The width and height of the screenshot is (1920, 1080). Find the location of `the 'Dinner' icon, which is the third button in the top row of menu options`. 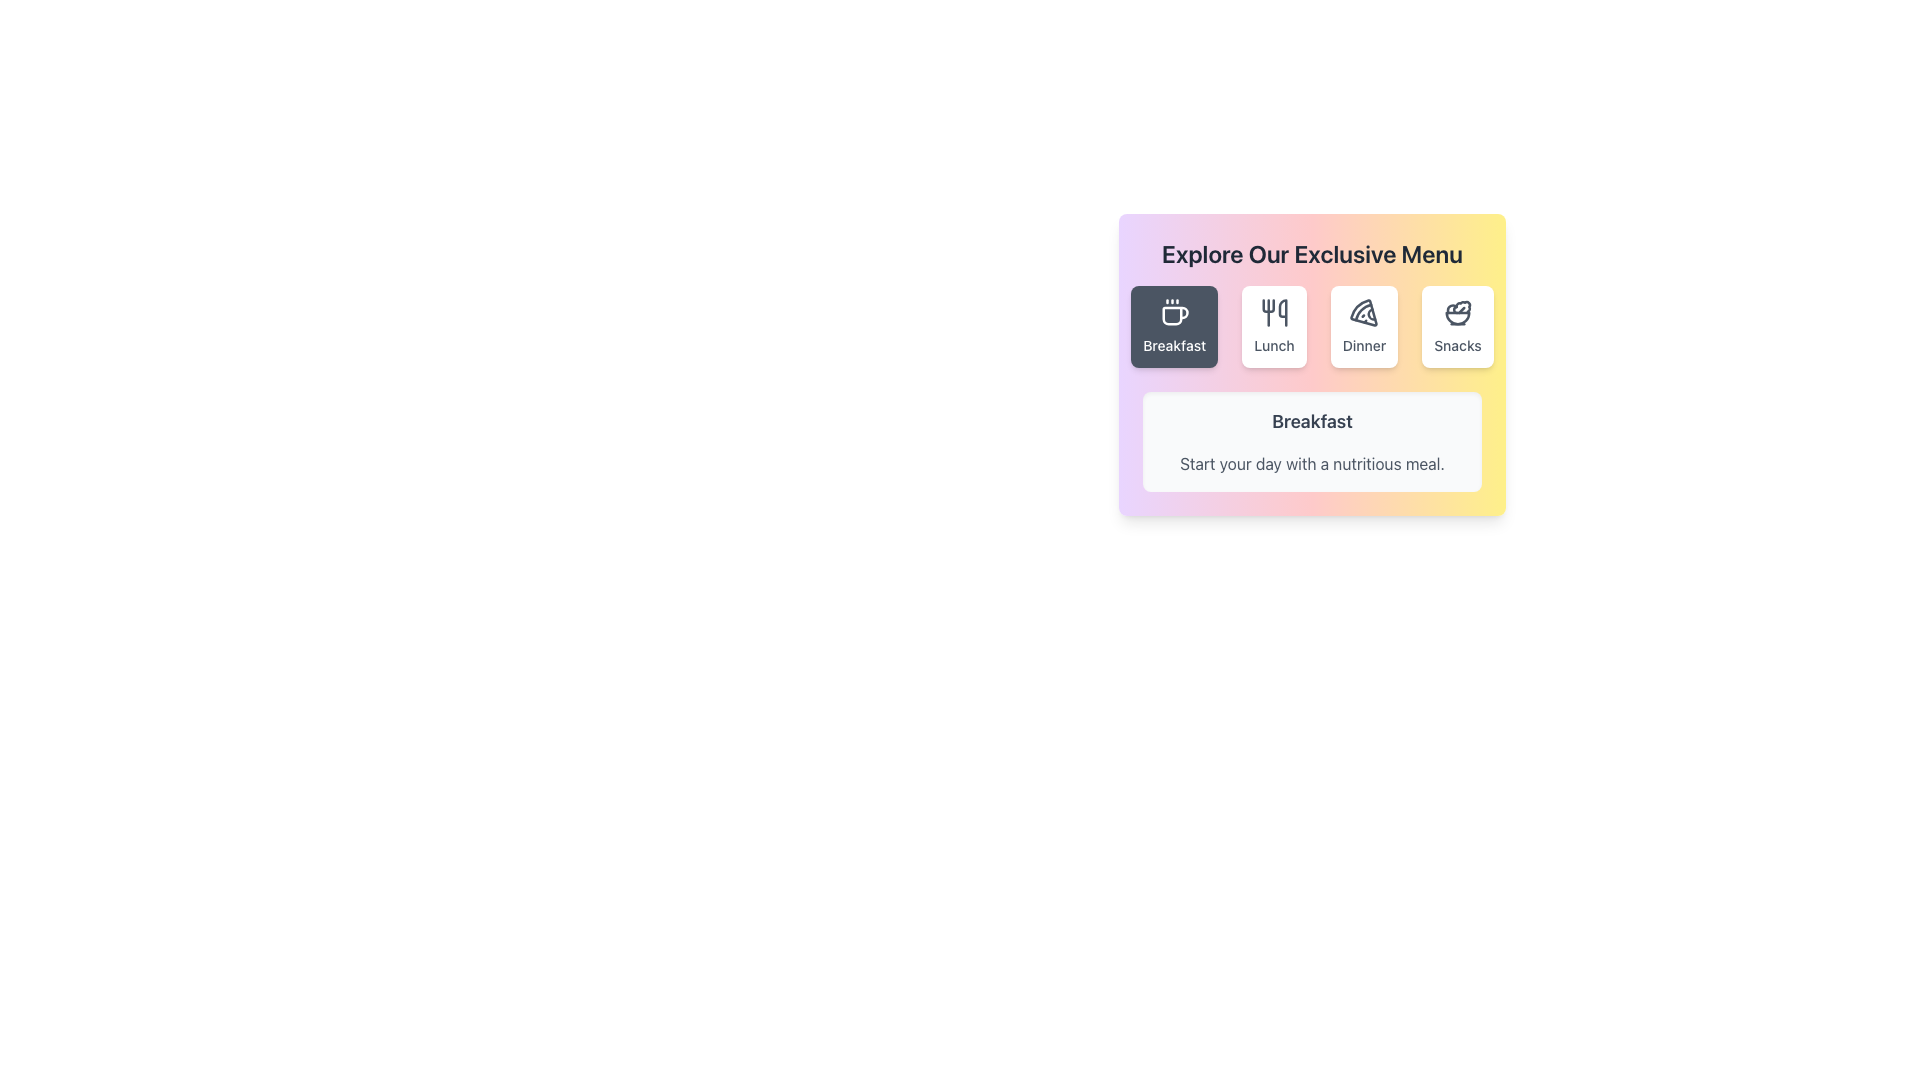

the 'Dinner' icon, which is the third button in the top row of menu options is located at coordinates (1362, 312).